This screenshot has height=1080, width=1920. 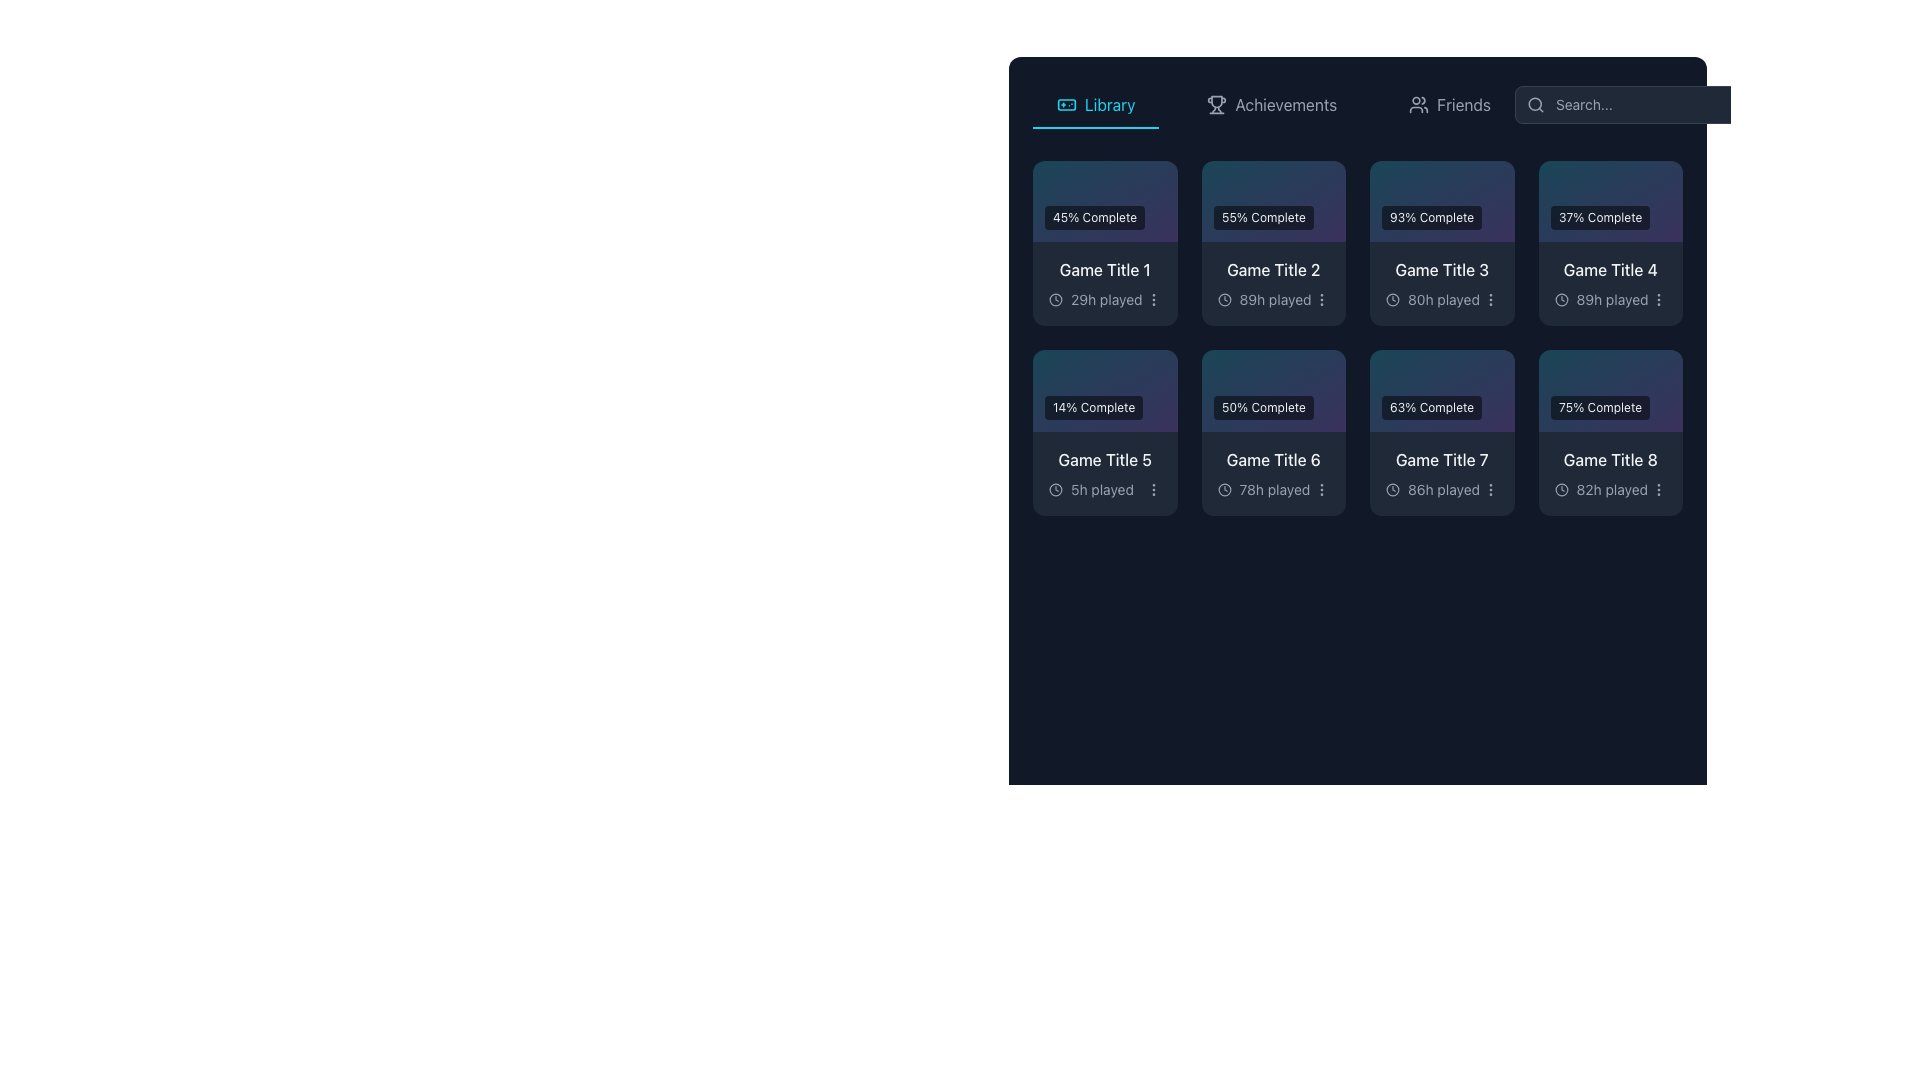 I want to click on the 'Friends' icon, which resembles a small group of people, located in the upper central navigation bar, so click(x=1418, y=104).